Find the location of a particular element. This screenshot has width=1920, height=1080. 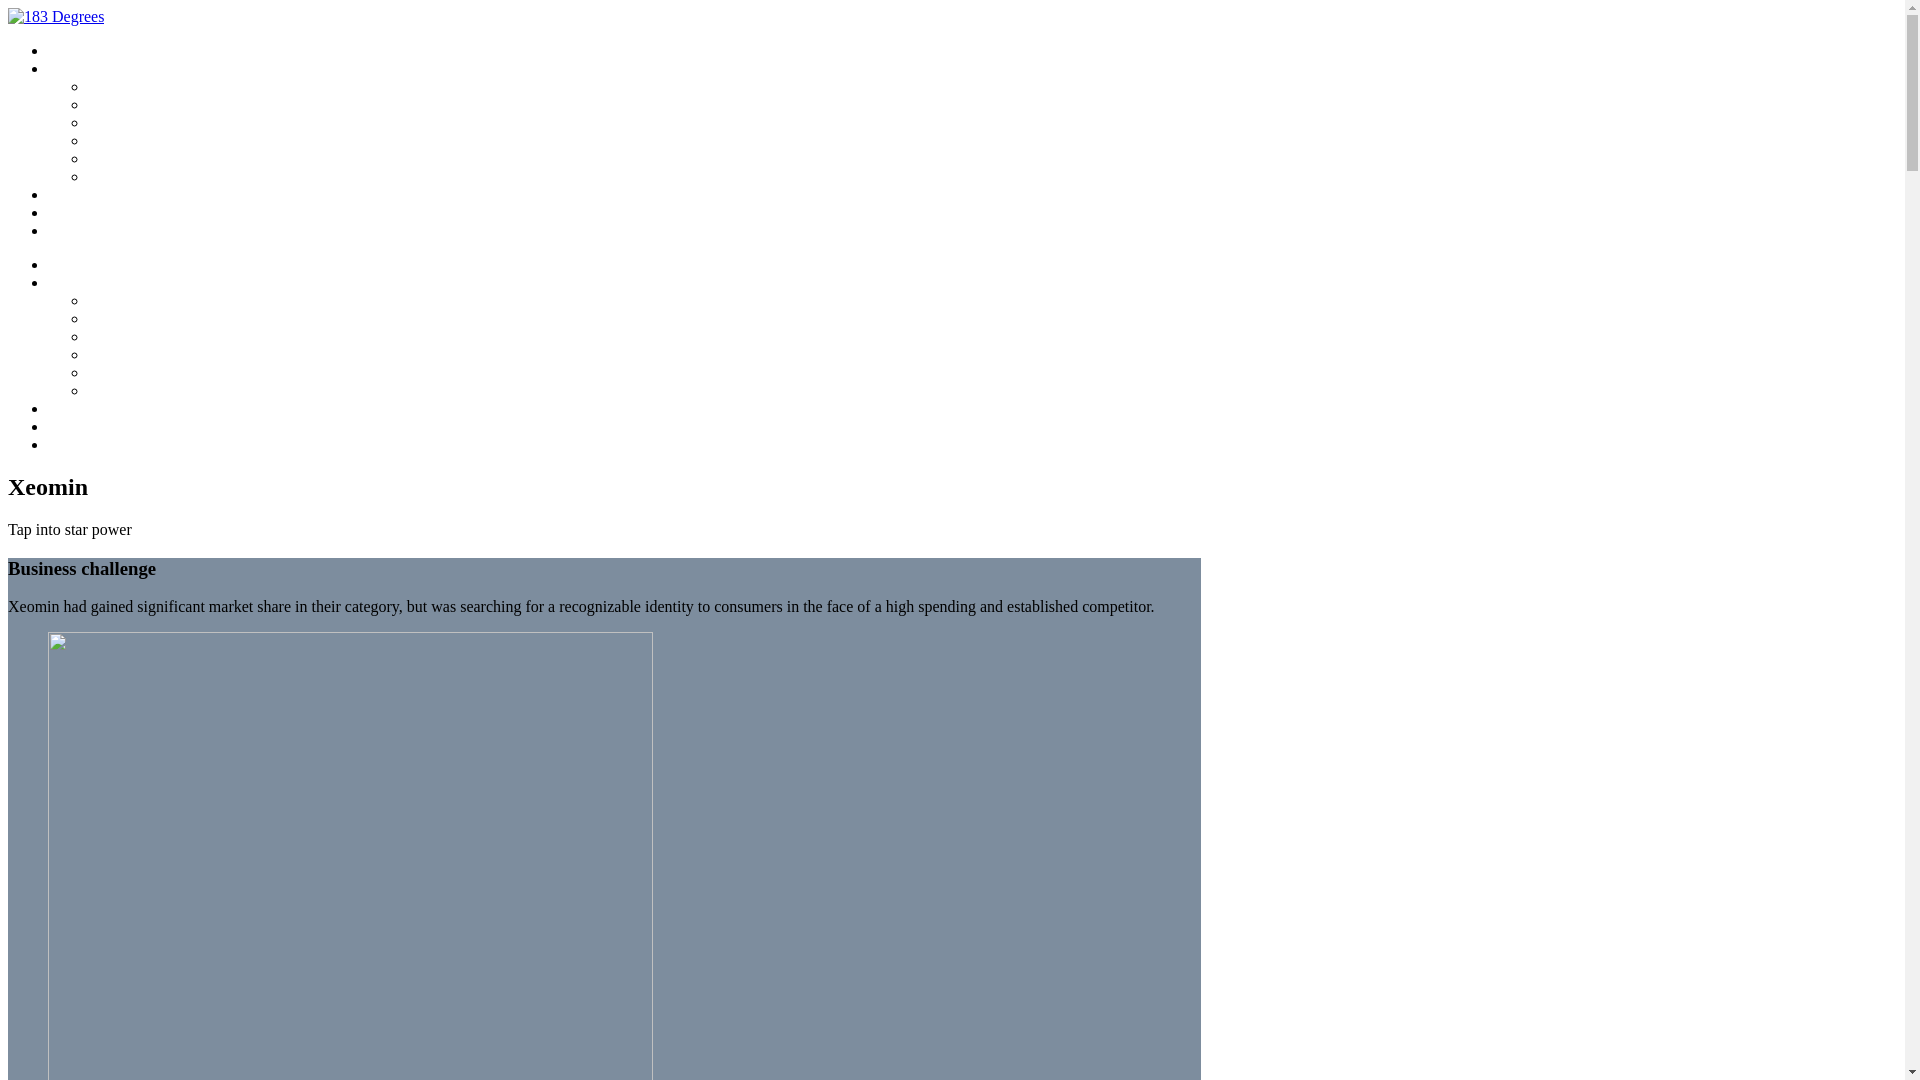

'More Projects' is located at coordinates (89, 195).